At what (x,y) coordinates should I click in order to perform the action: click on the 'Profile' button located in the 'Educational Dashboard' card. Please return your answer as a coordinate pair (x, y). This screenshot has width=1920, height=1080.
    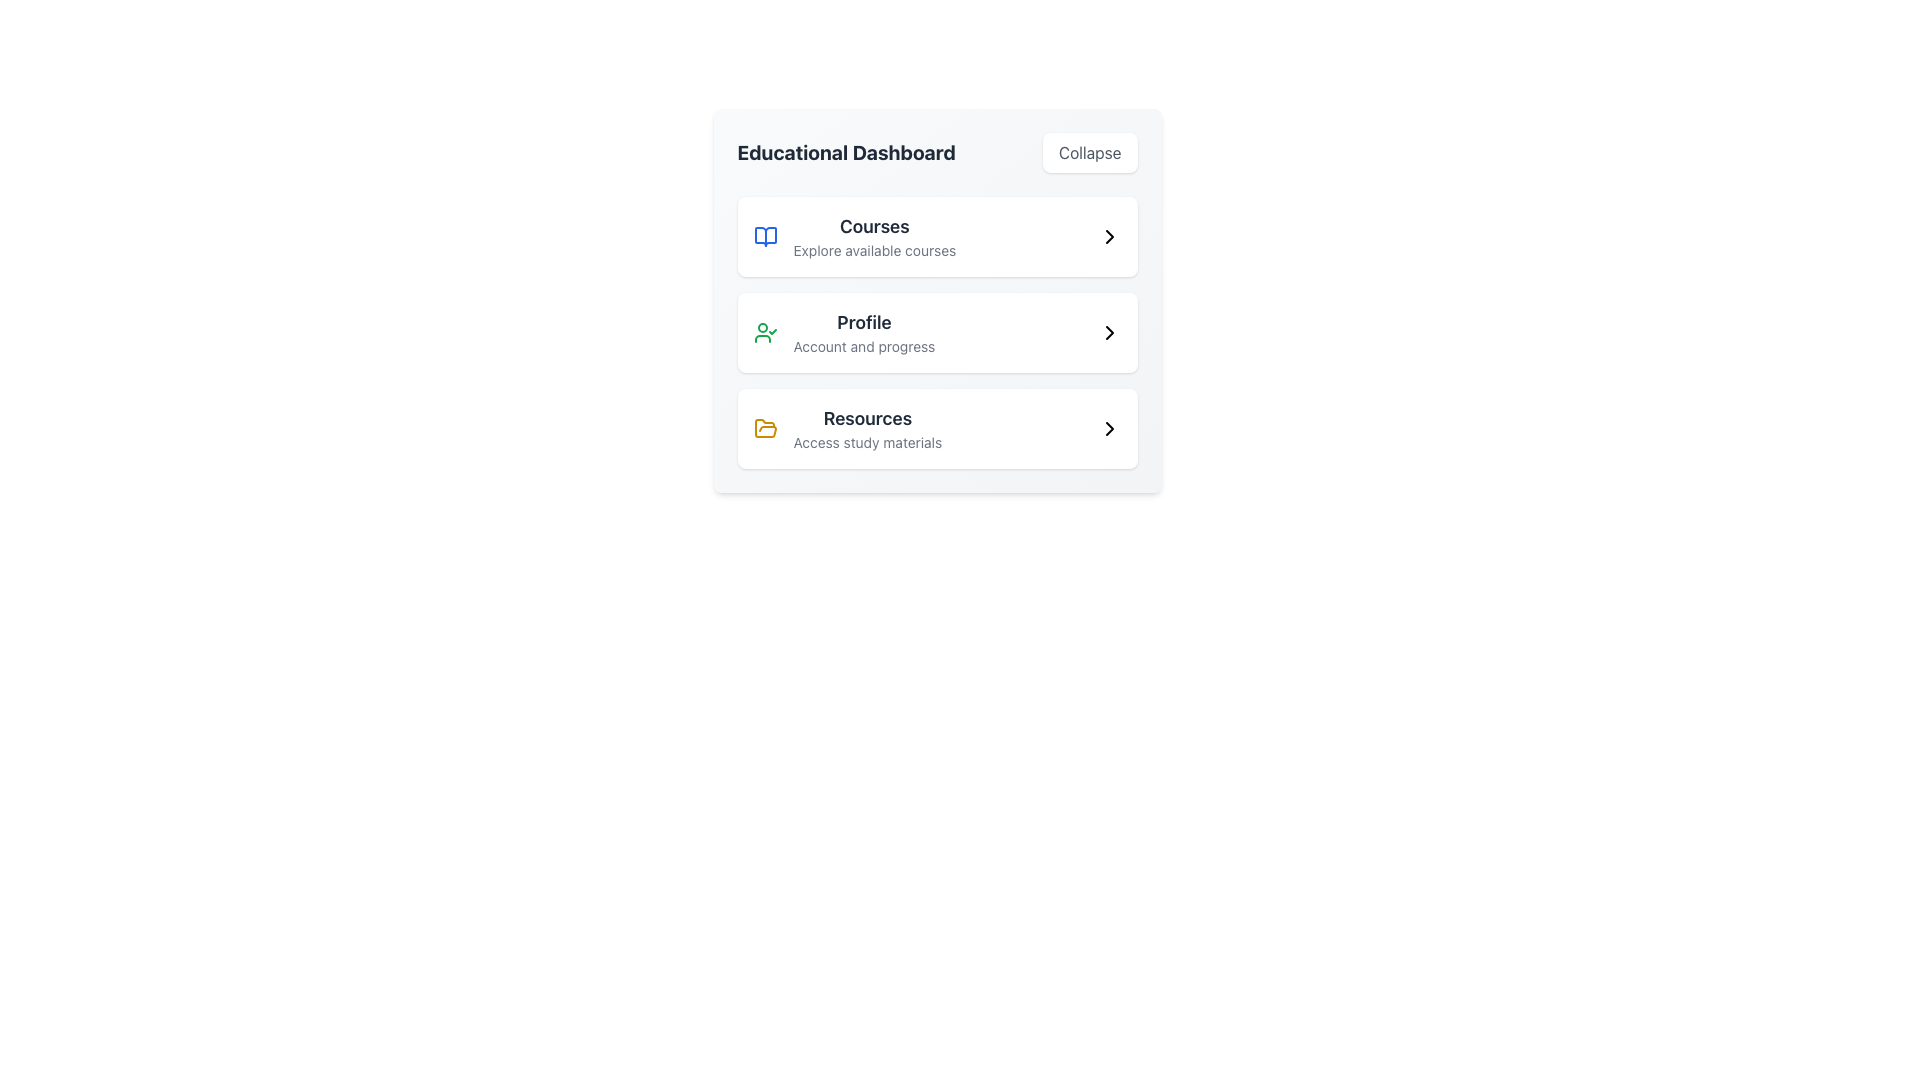
    Looking at the image, I should click on (936, 331).